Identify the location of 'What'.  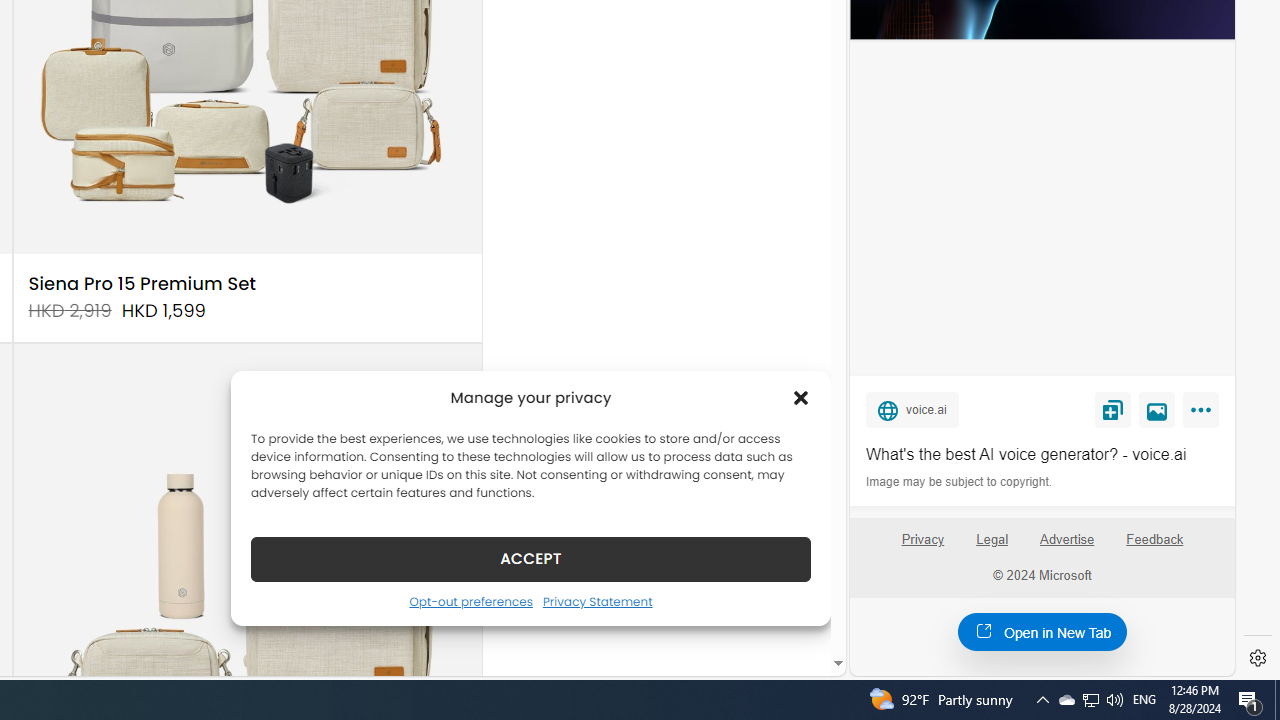
(1041, 455).